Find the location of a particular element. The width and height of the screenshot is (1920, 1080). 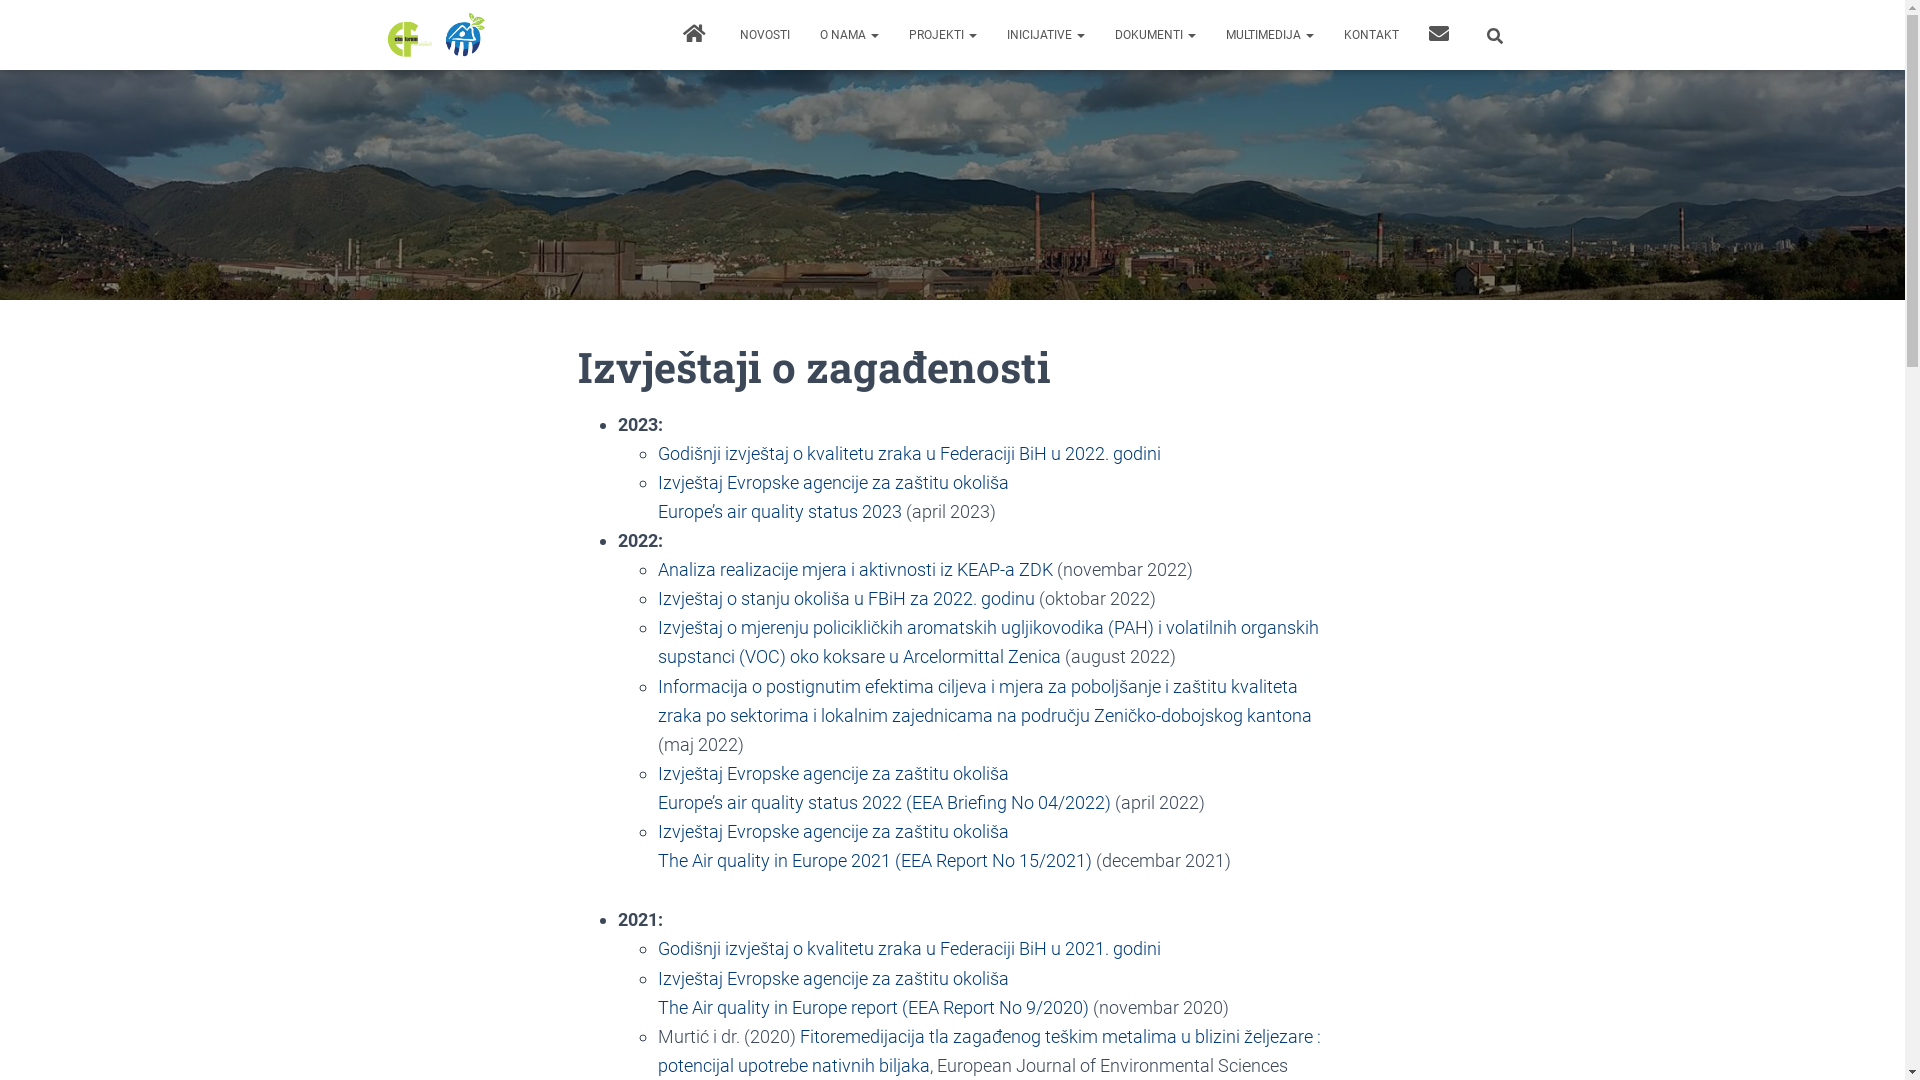

'MULTIMEDIJA' is located at coordinates (1208, 34).